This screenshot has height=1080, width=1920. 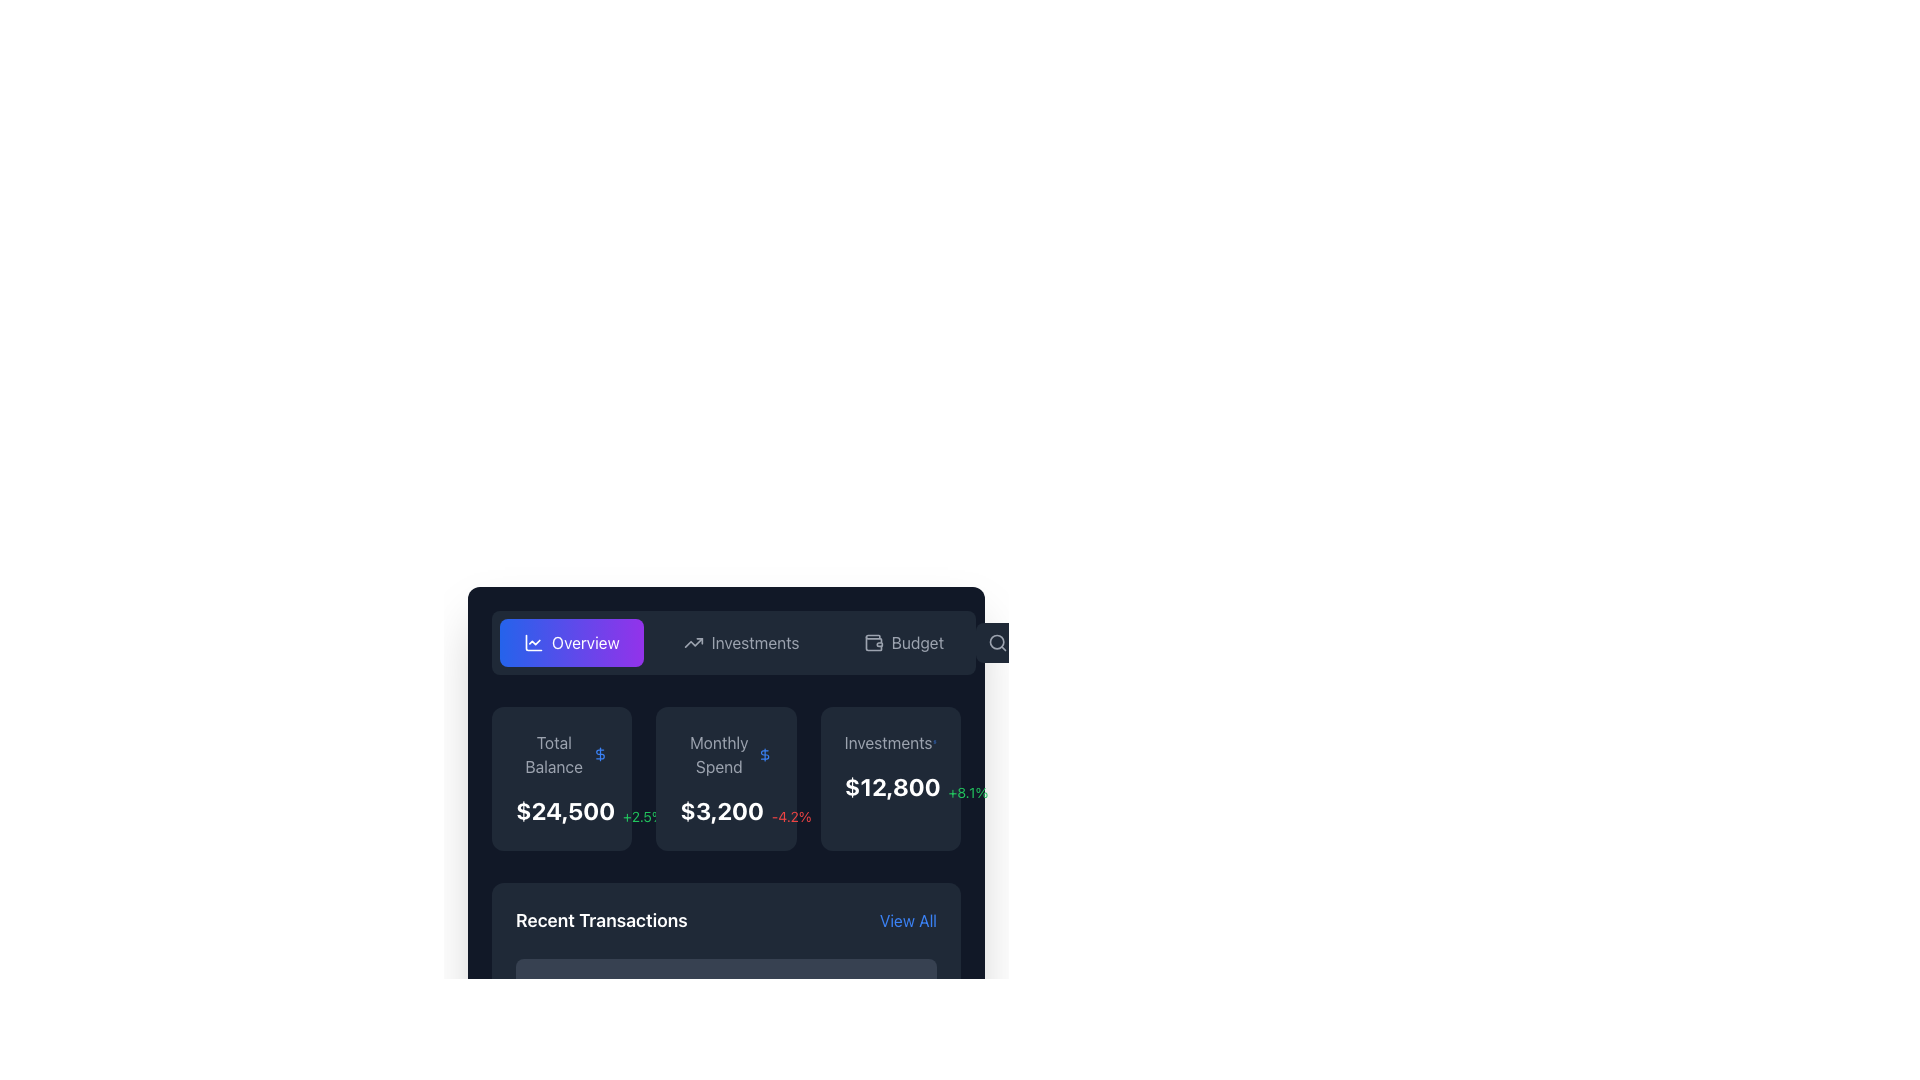 I want to click on text label displaying '+2.5%' which signifies a positive change and is located to the right of the '$24,500' text, so click(x=643, y=817).